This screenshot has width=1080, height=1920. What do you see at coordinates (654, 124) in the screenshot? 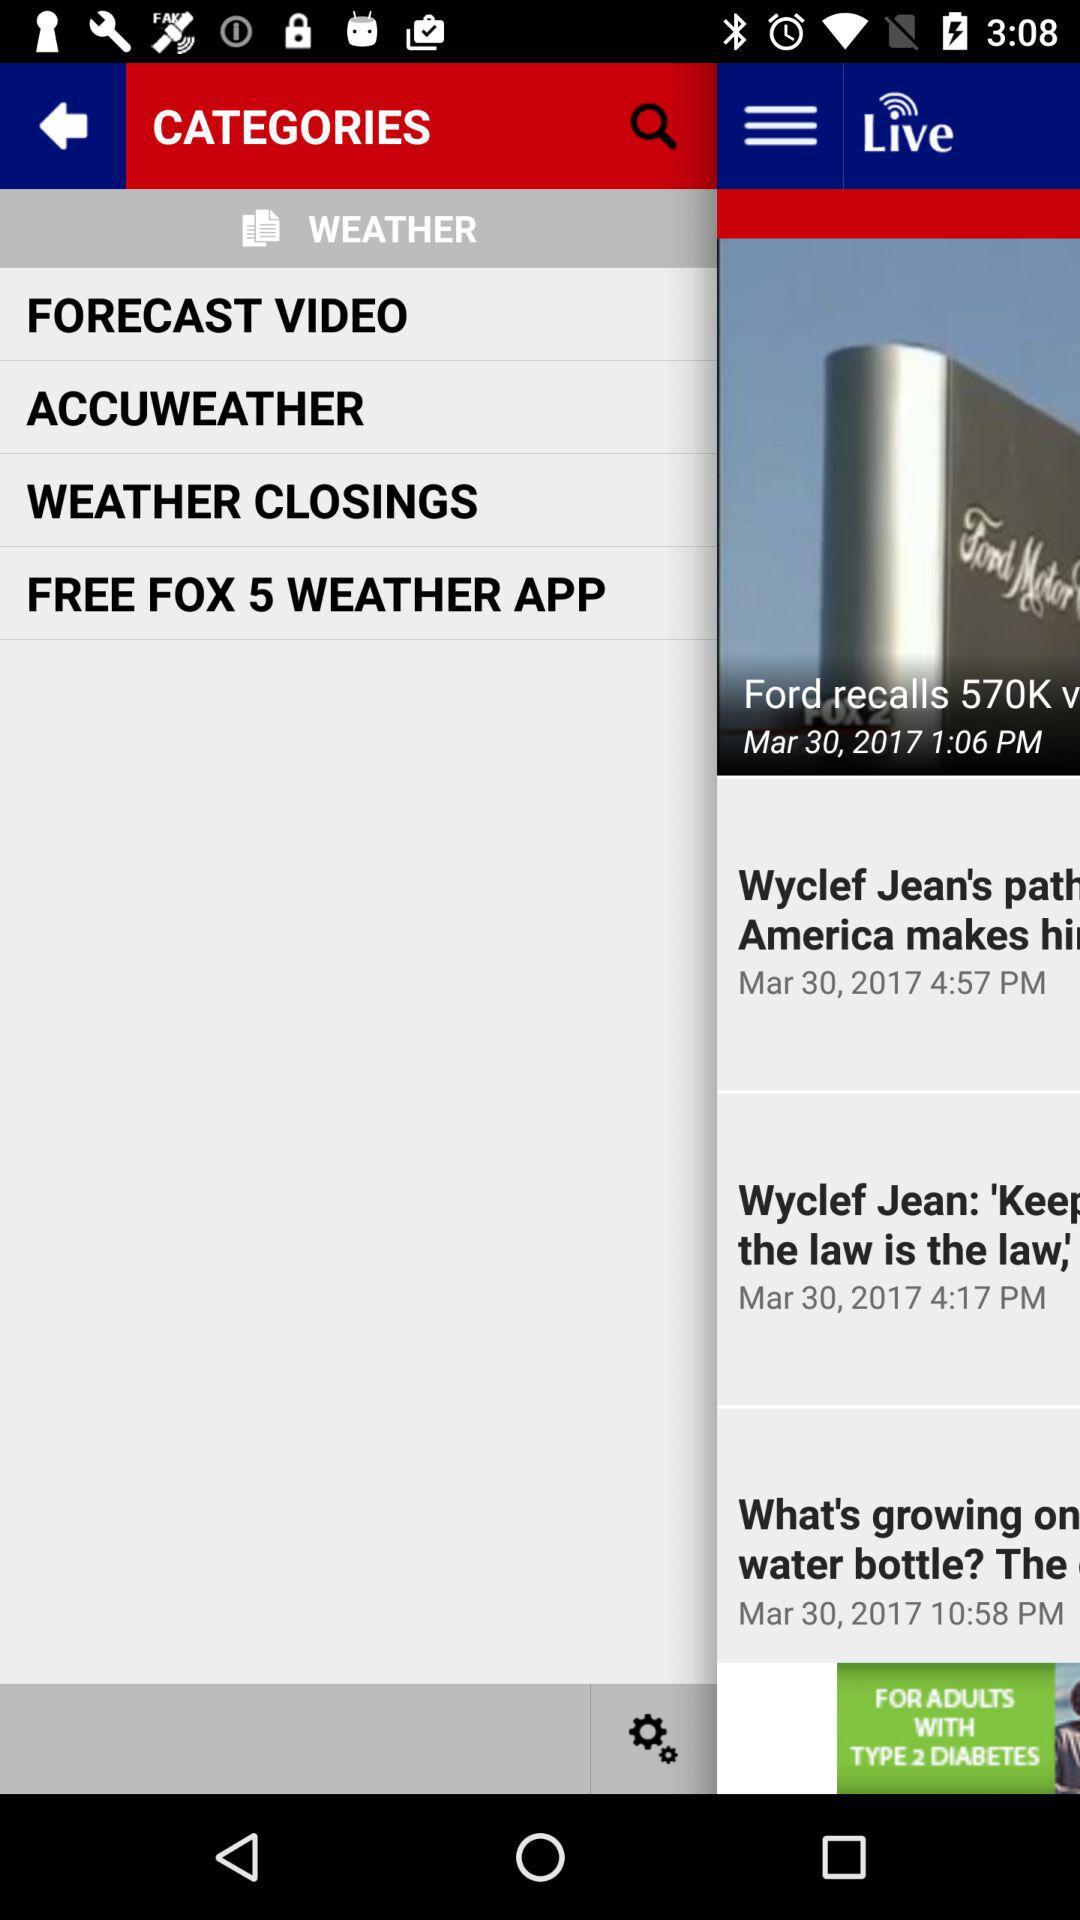
I see `search` at bounding box center [654, 124].